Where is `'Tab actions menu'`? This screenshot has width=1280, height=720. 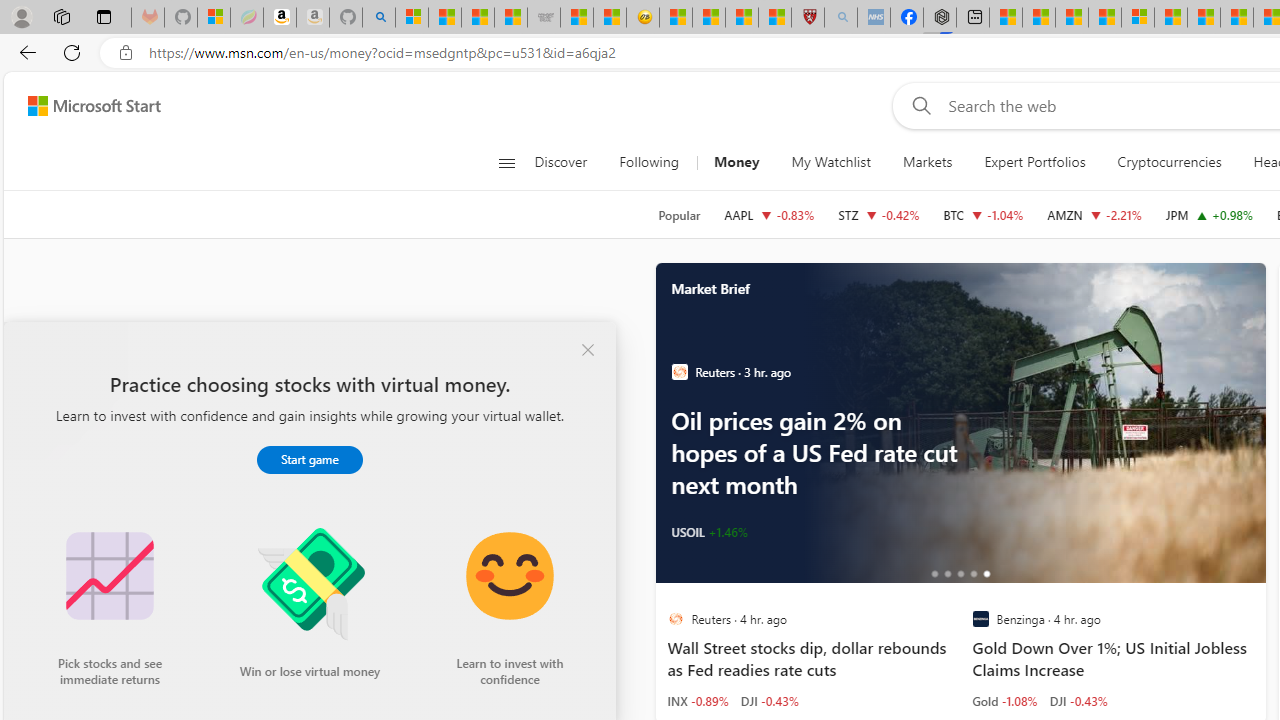
'Tab actions menu' is located at coordinates (103, 16).